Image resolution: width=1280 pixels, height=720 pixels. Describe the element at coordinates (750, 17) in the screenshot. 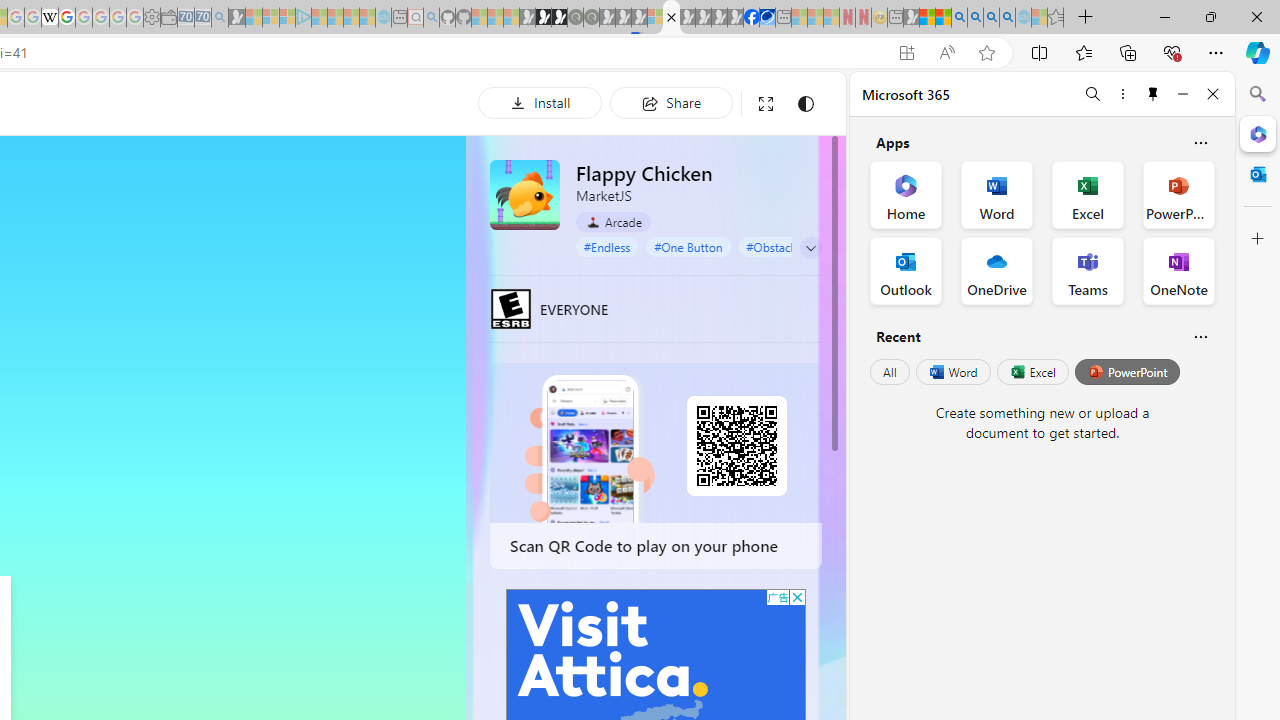

I see `'Nordace | Facebook'` at that location.